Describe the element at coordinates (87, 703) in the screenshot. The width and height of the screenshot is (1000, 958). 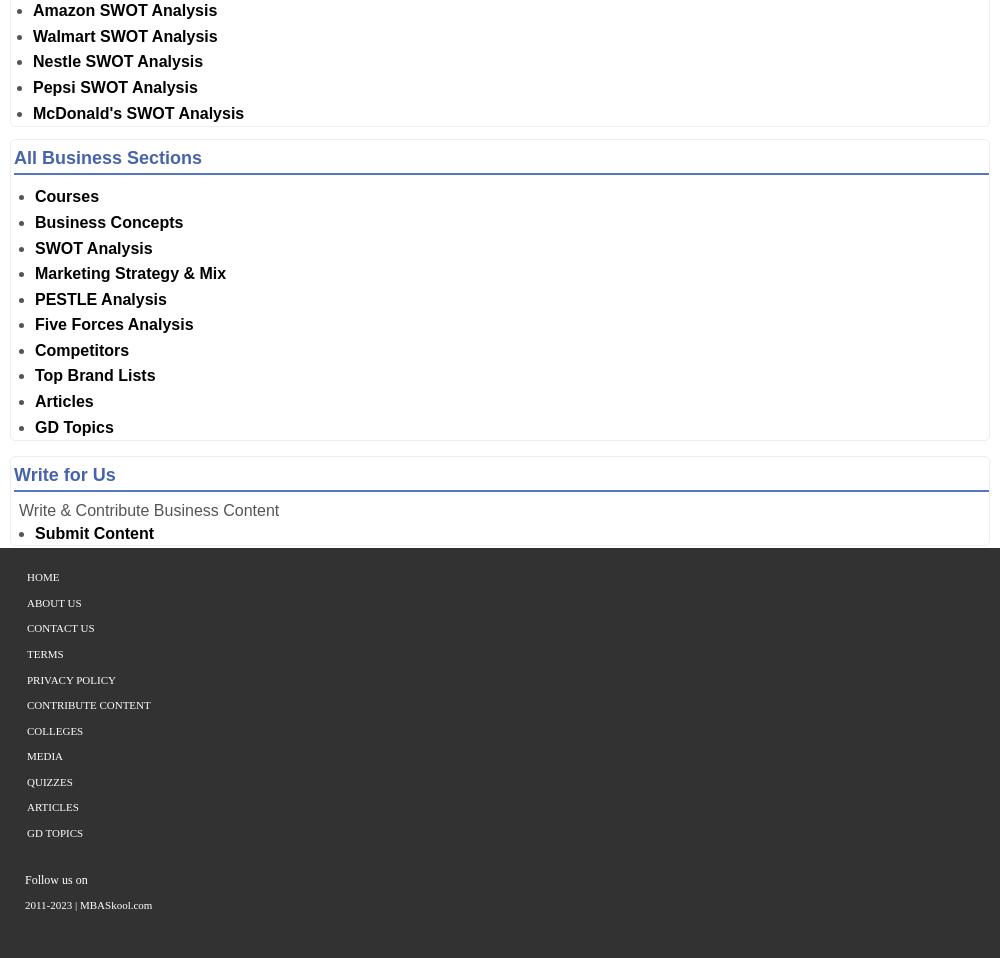
I see `'Contribute Content'` at that location.